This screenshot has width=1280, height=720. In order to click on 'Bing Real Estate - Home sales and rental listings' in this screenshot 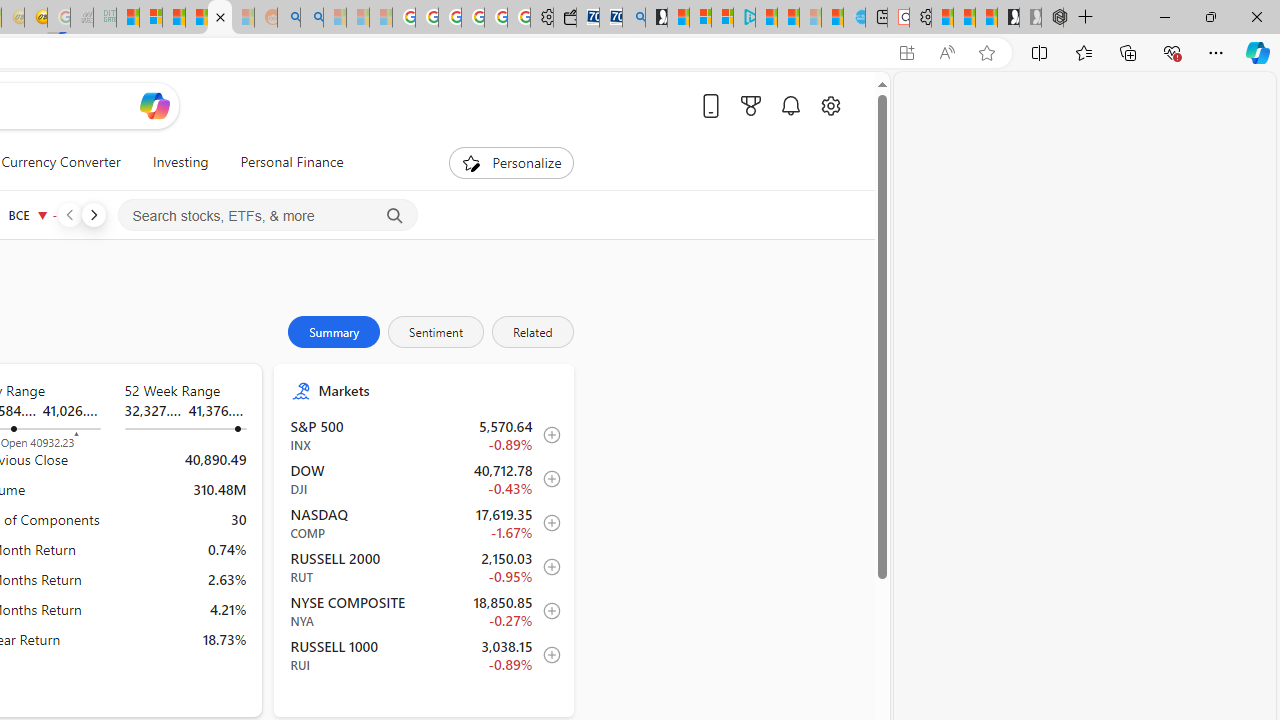, I will do `click(633, 17)`.